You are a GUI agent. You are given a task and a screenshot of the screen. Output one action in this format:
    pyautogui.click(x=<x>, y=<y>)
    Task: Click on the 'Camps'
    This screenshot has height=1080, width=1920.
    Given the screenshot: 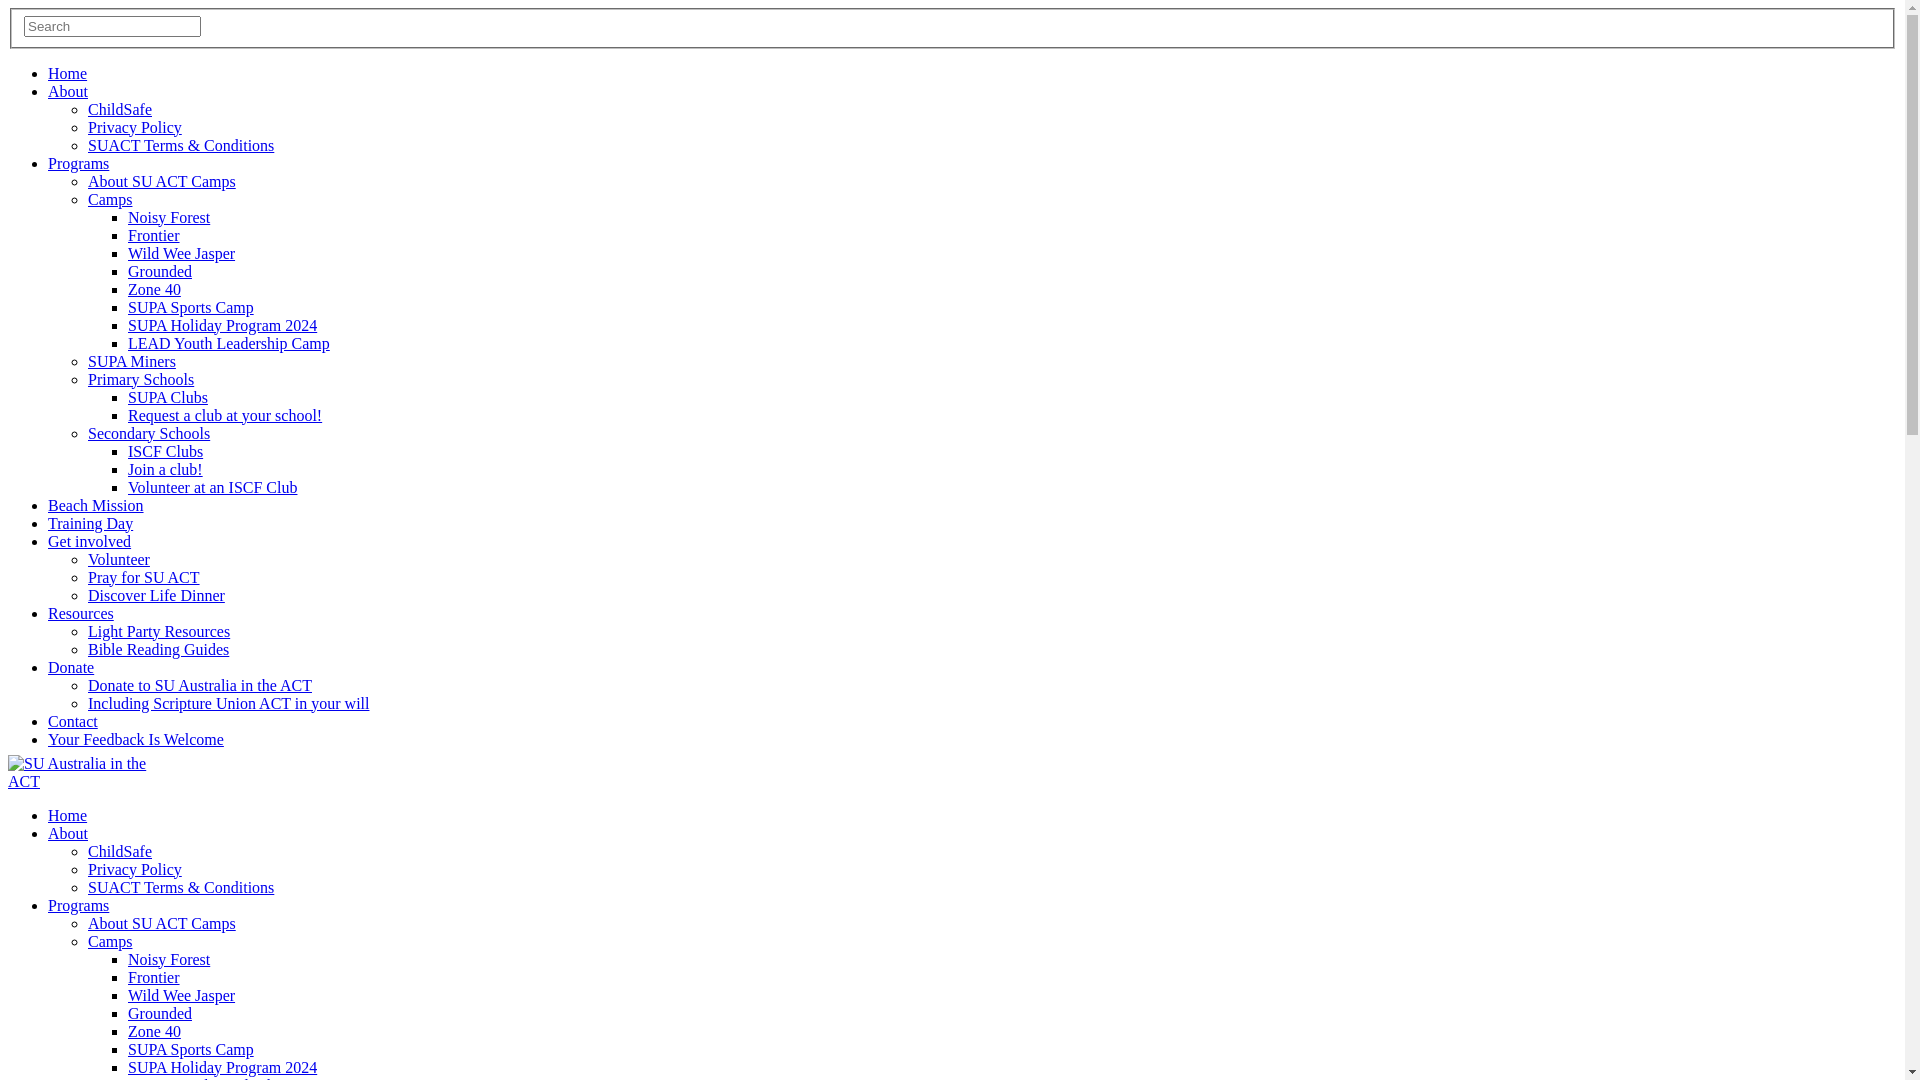 What is the action you would take?
    pyautogui.click(x=86, y=941)
    